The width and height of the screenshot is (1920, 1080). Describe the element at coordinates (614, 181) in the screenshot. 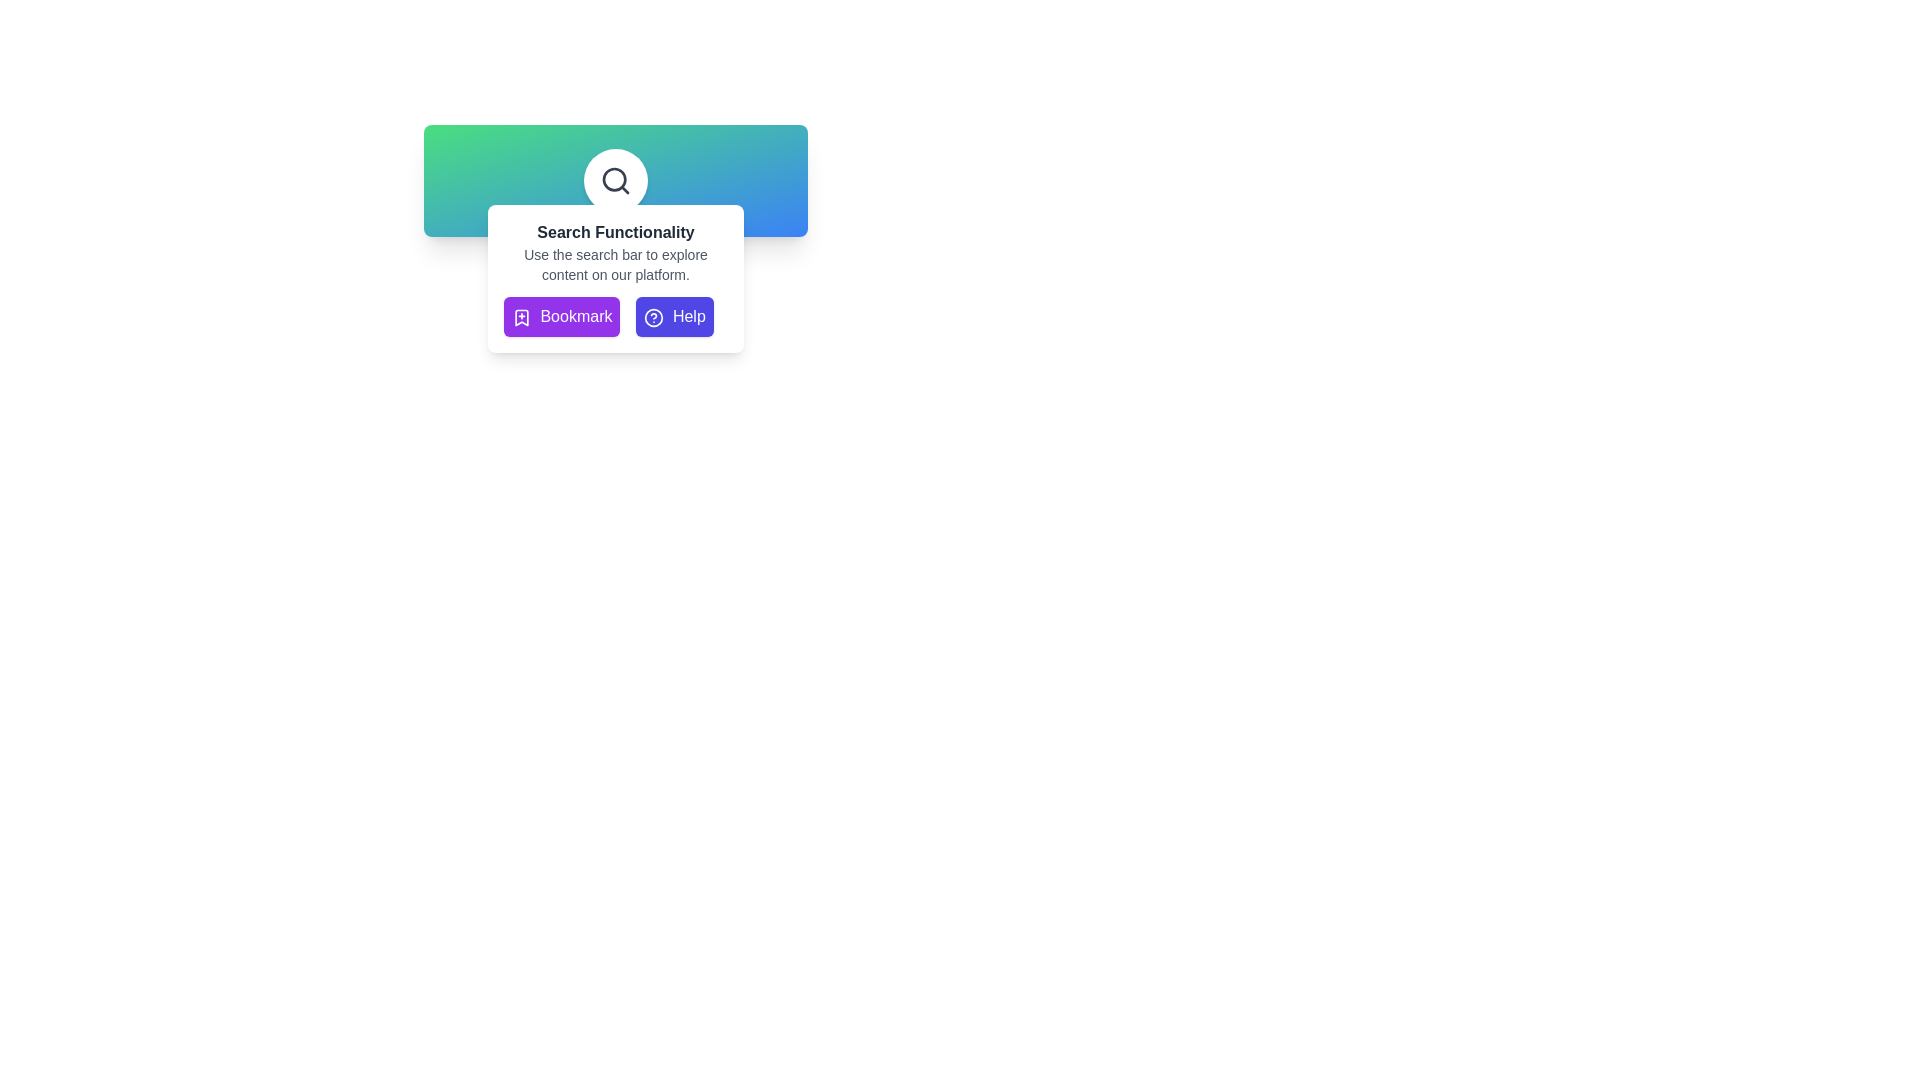

I see `the circular button with a white background and a magnifying glass icon to change its background color to light gray` at that location.